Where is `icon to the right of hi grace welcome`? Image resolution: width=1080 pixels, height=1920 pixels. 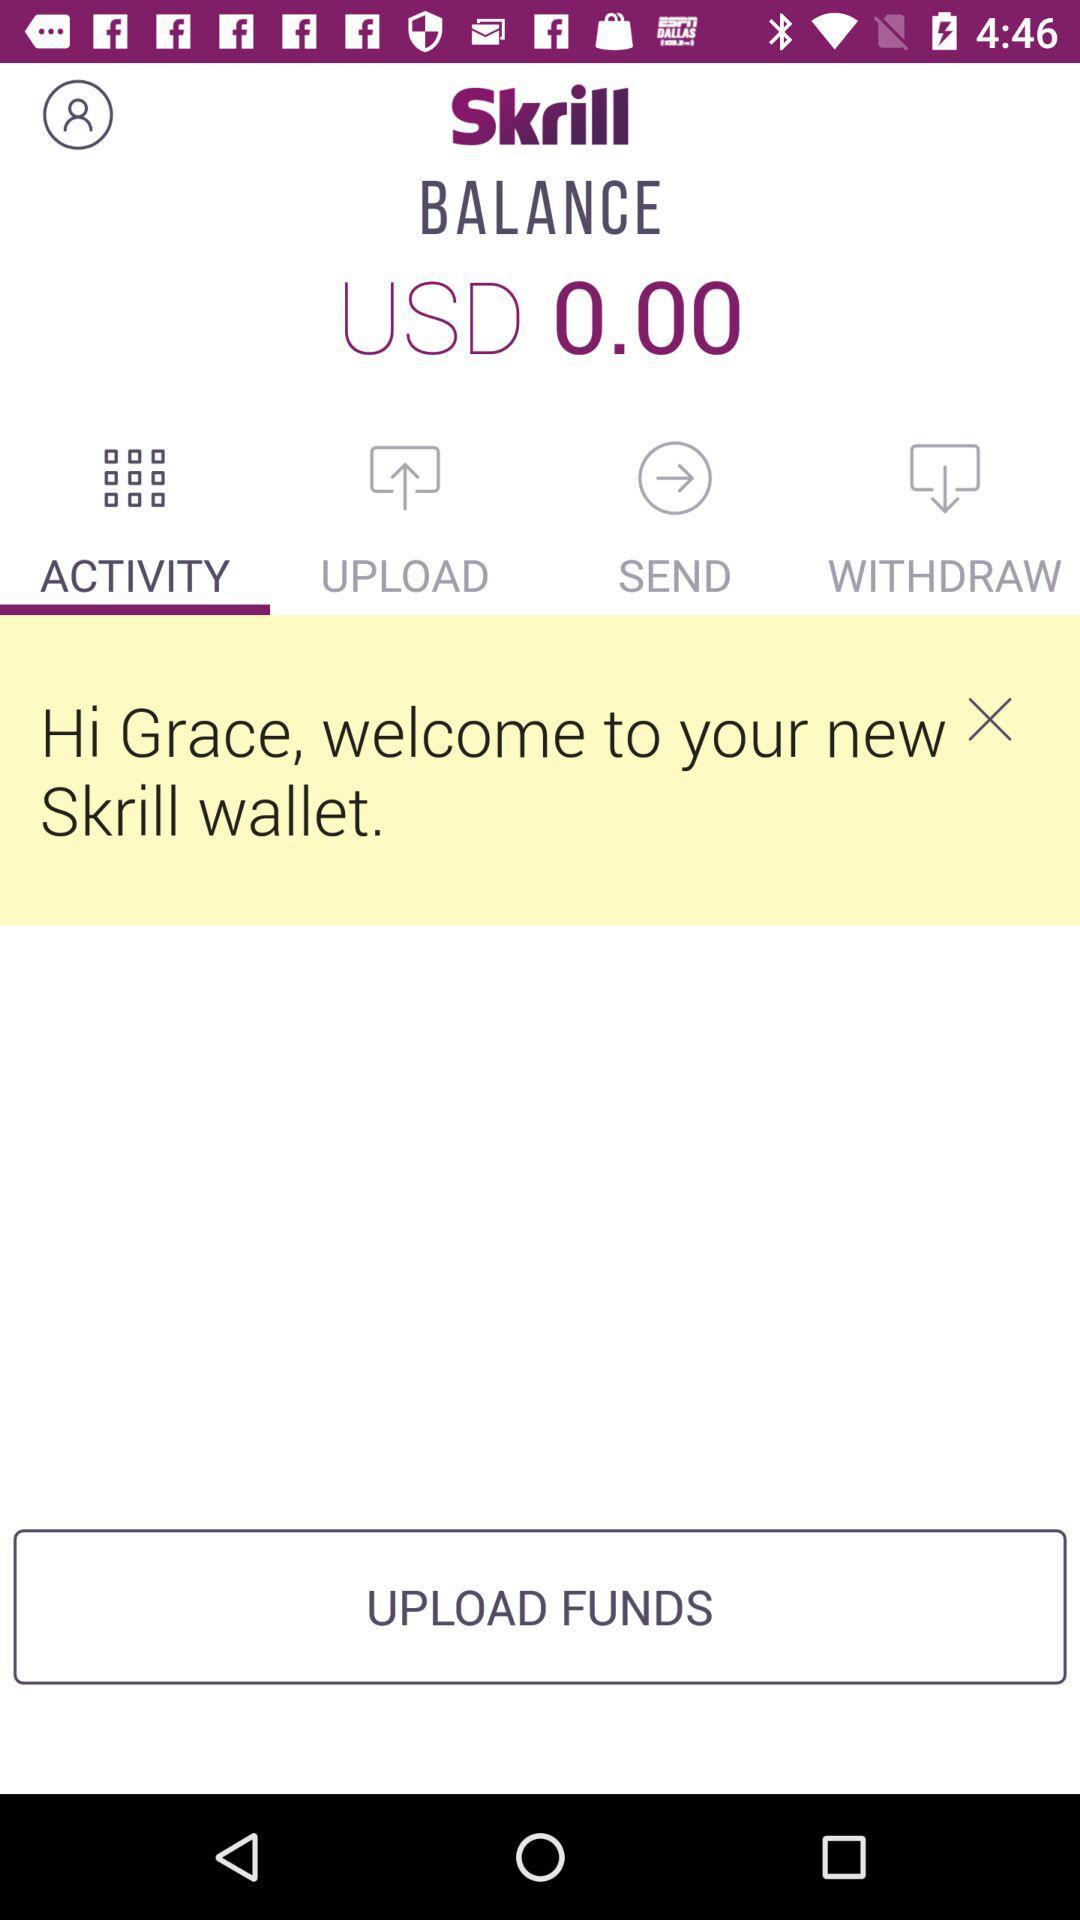 icon to the right of hi grace welcome is located at coordinates (988, 719).